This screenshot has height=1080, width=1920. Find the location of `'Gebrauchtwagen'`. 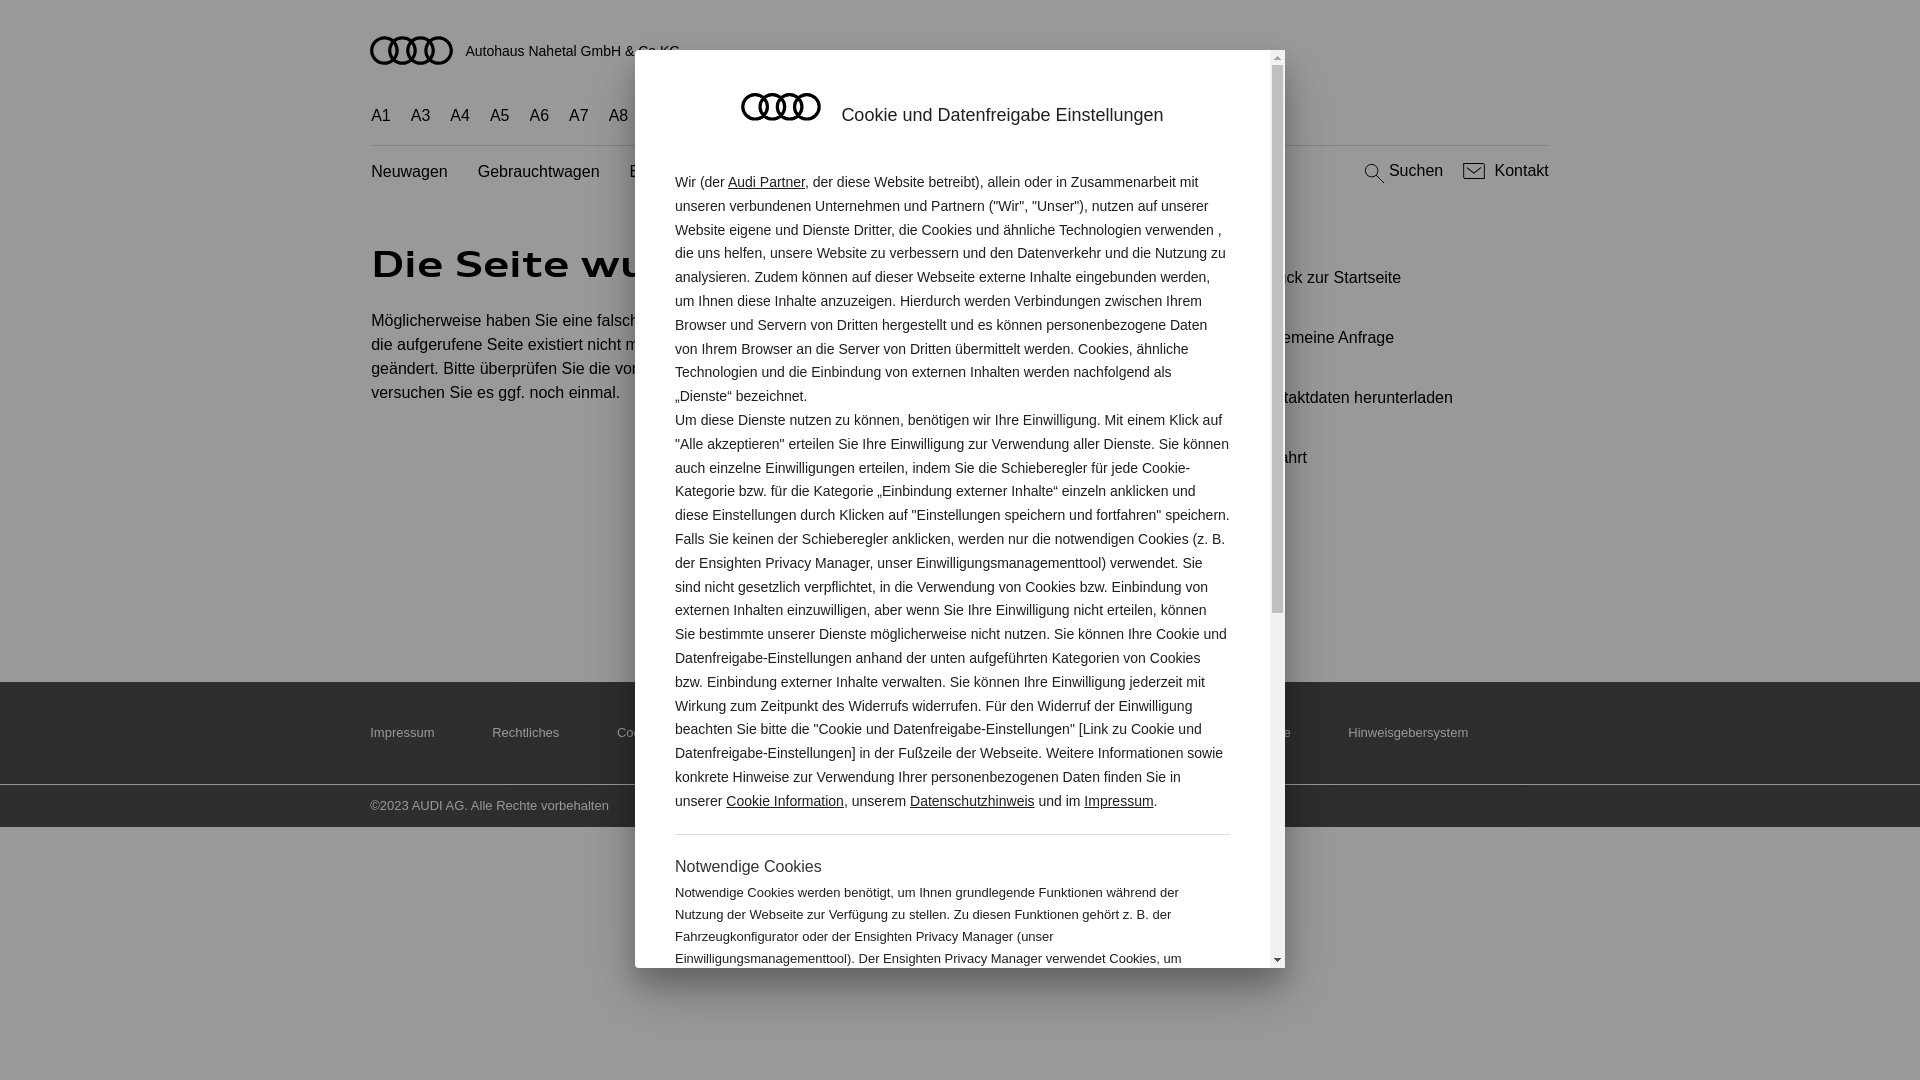

'Gebrauchtwagen' is located at coordinates (538, 171).